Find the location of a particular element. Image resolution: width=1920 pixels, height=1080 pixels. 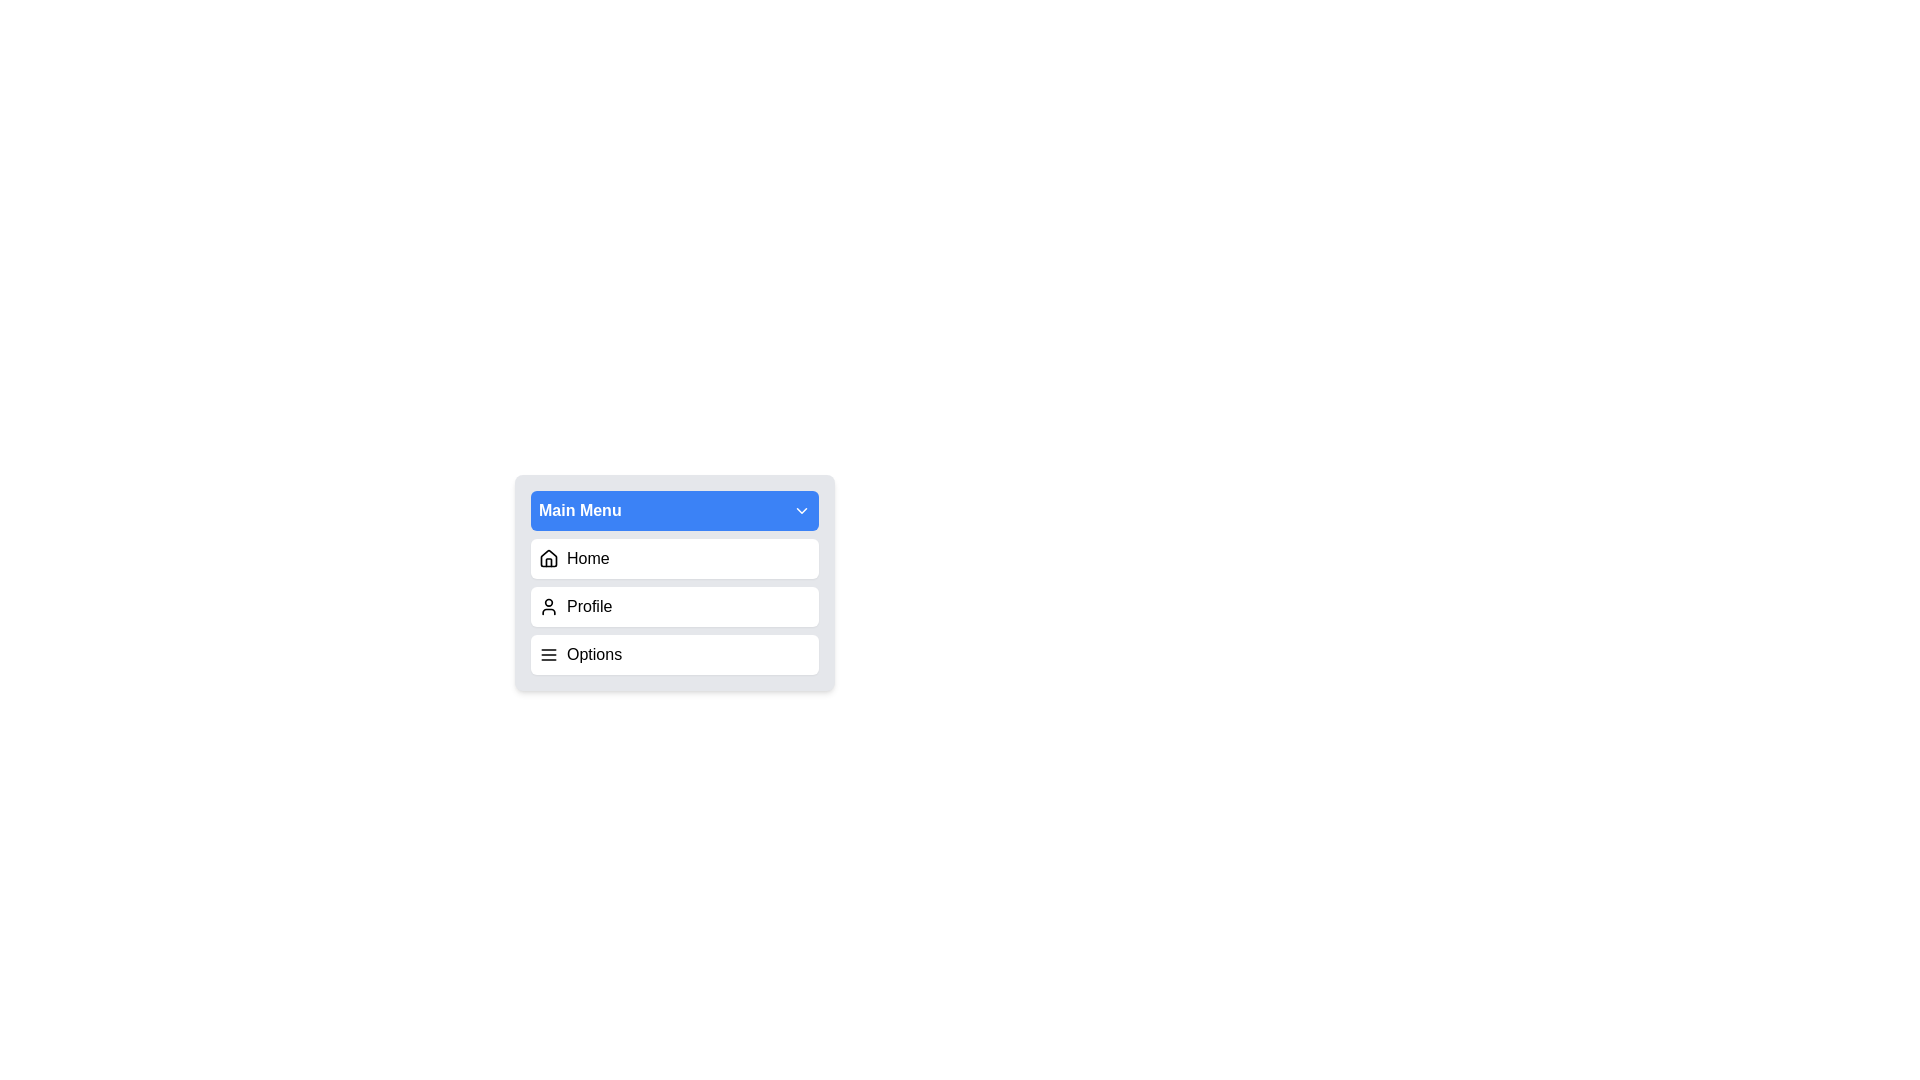

the second button in the vertical menu list titled 'Main Menu', located below the 'Home' button and above the 'Options' button is located at coordinates (675, 605).